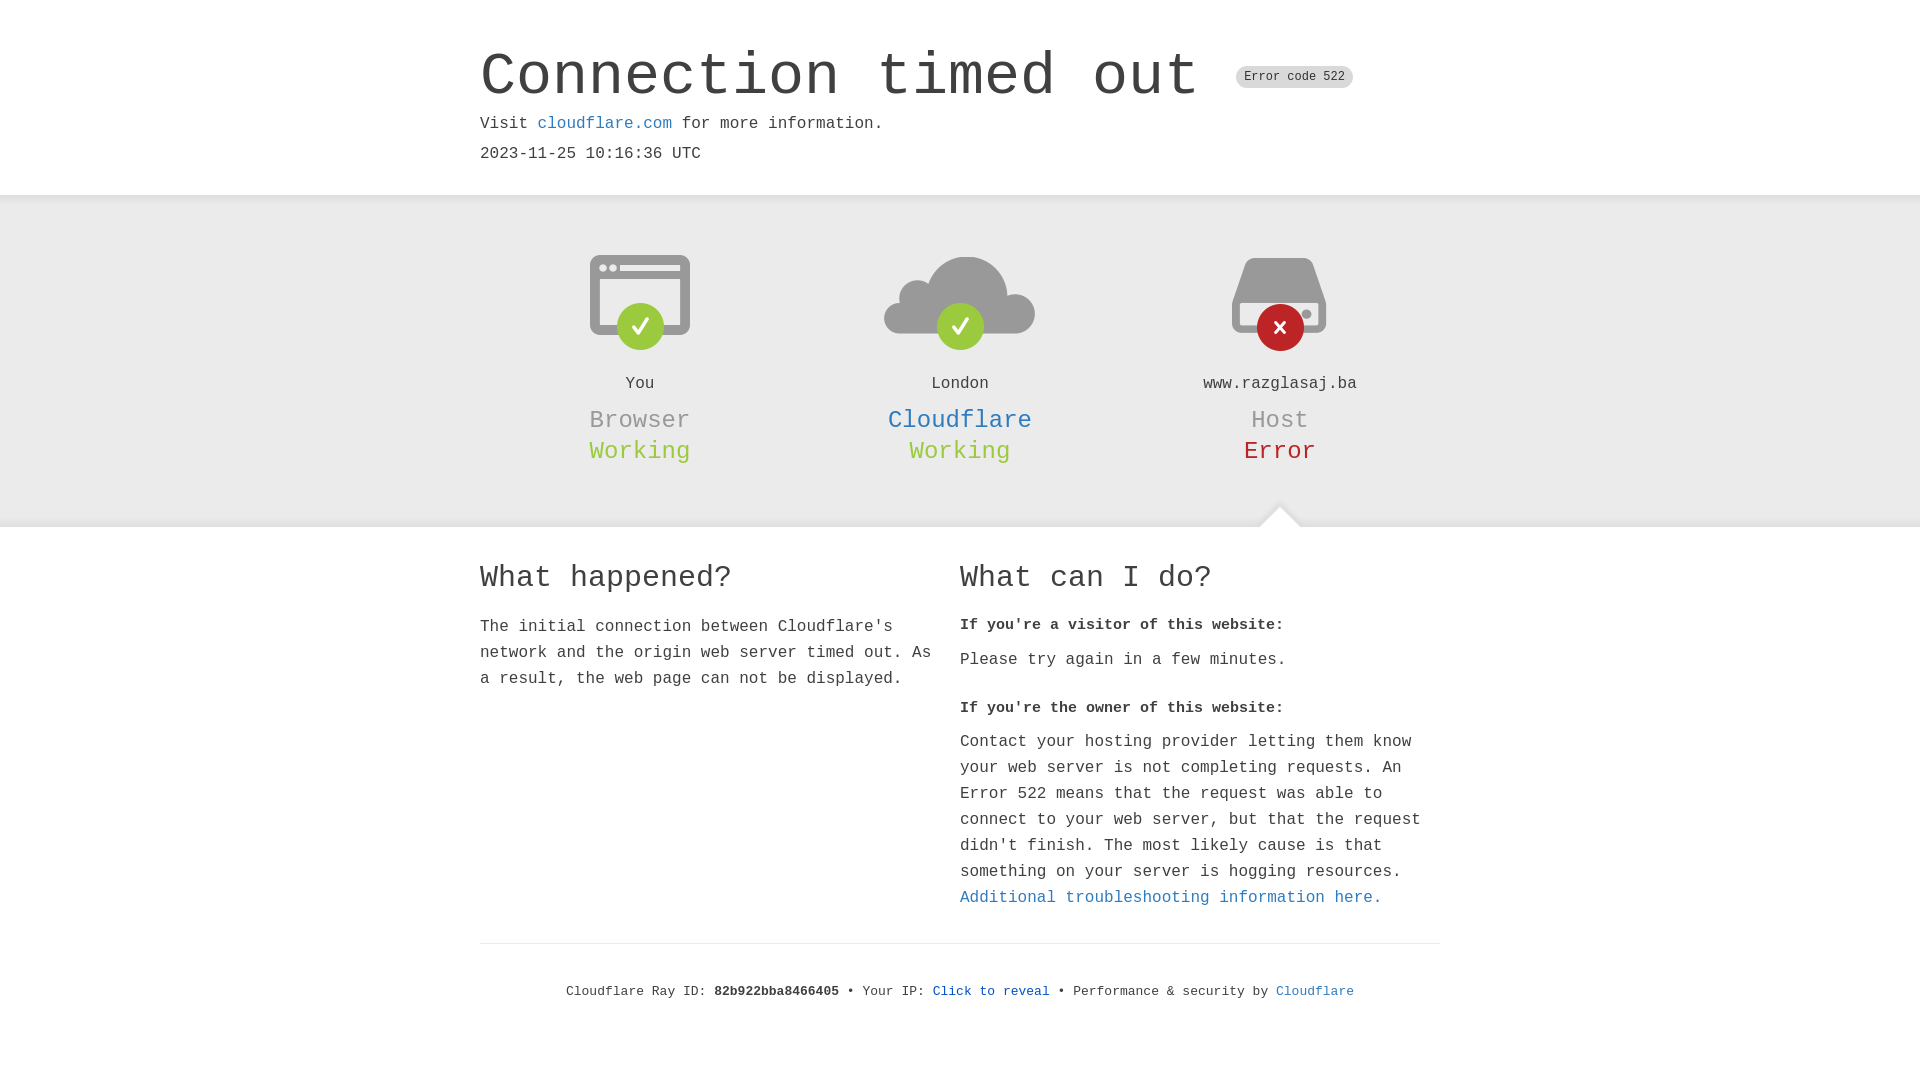 The image size is (1920, 1080). Describe the element at coordinates (603, 123) in the screenshot. I see `'cloudflare.com'` at that location.